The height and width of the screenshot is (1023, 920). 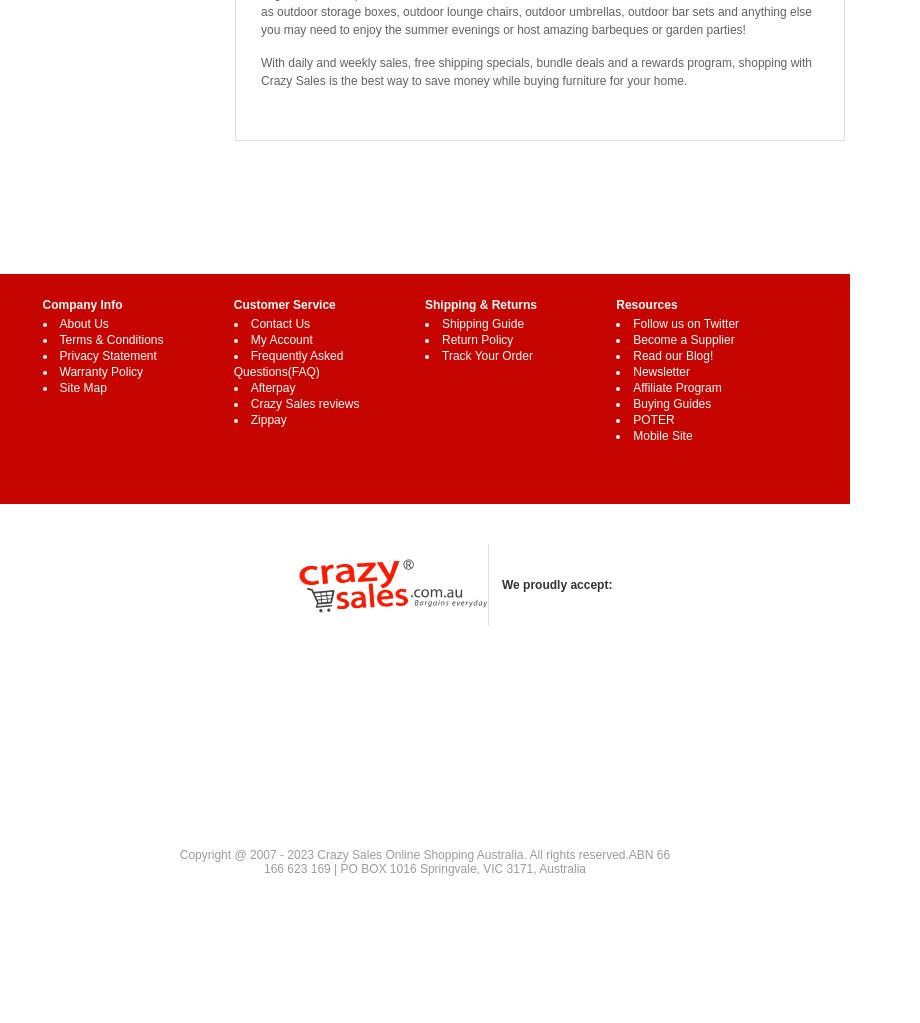 What do you see at coordinates (480, 303) in the screenshot?
I see `'Shipping & Returns'` at bounding box center [480, 303].